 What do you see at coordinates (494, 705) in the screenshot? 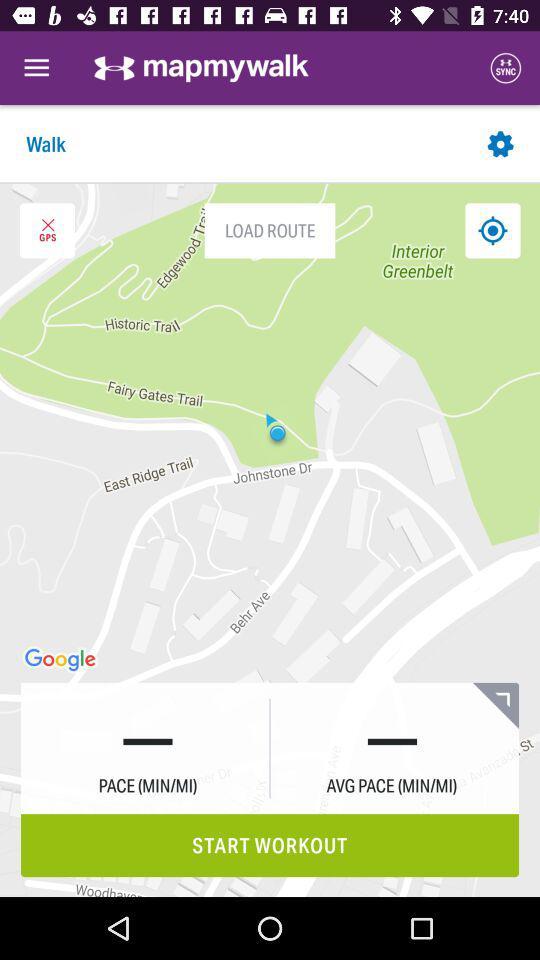
I see `more info` at bounding box center [494, 705].